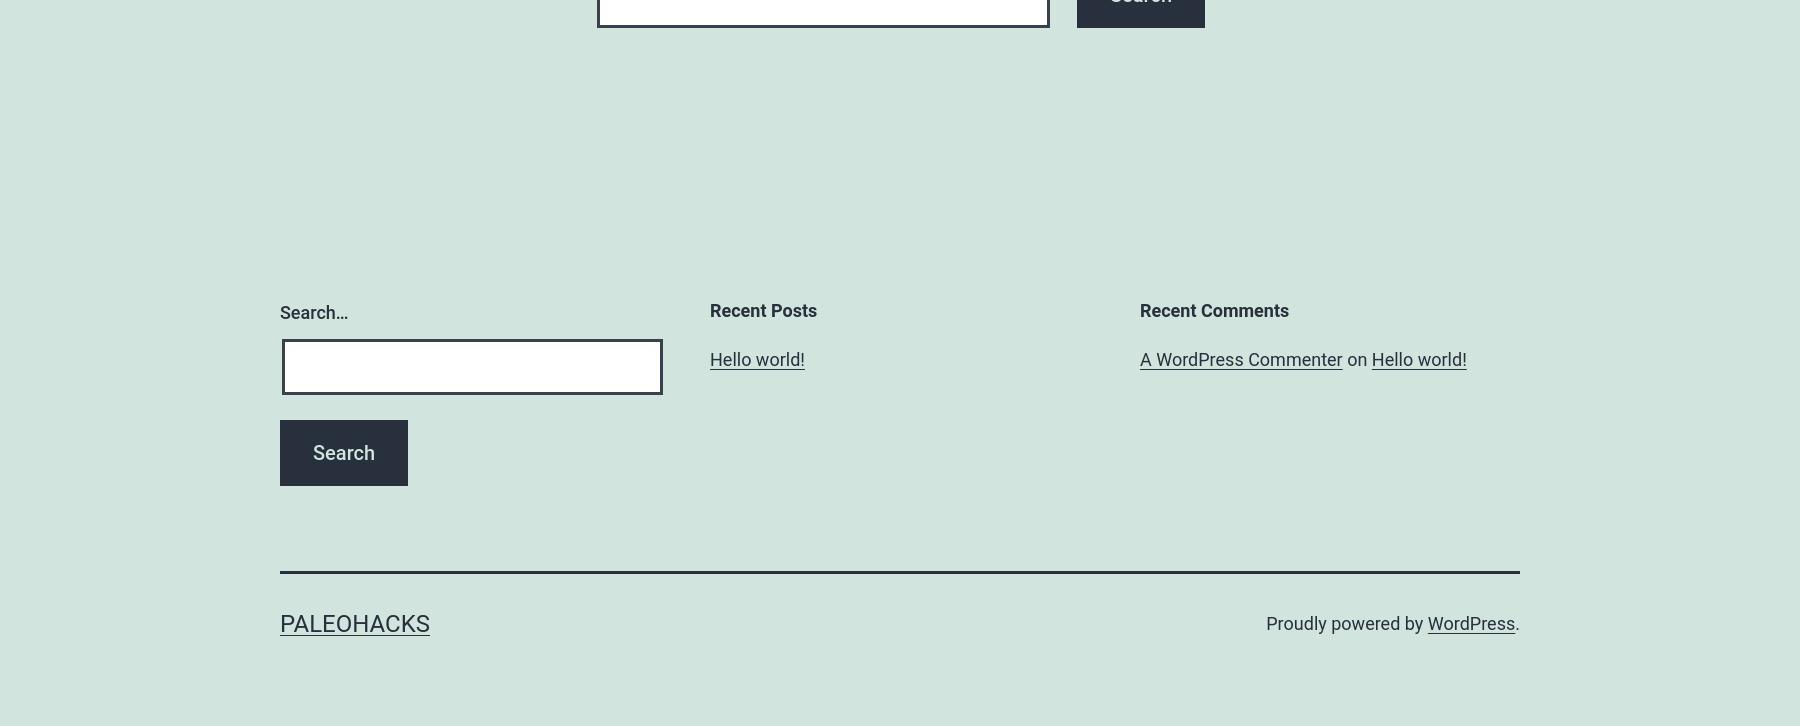 The image size is (1800, 726). Describe the element at coordinates (354, 622) in the screenshot. I see `'Paleohacks'` at that location.